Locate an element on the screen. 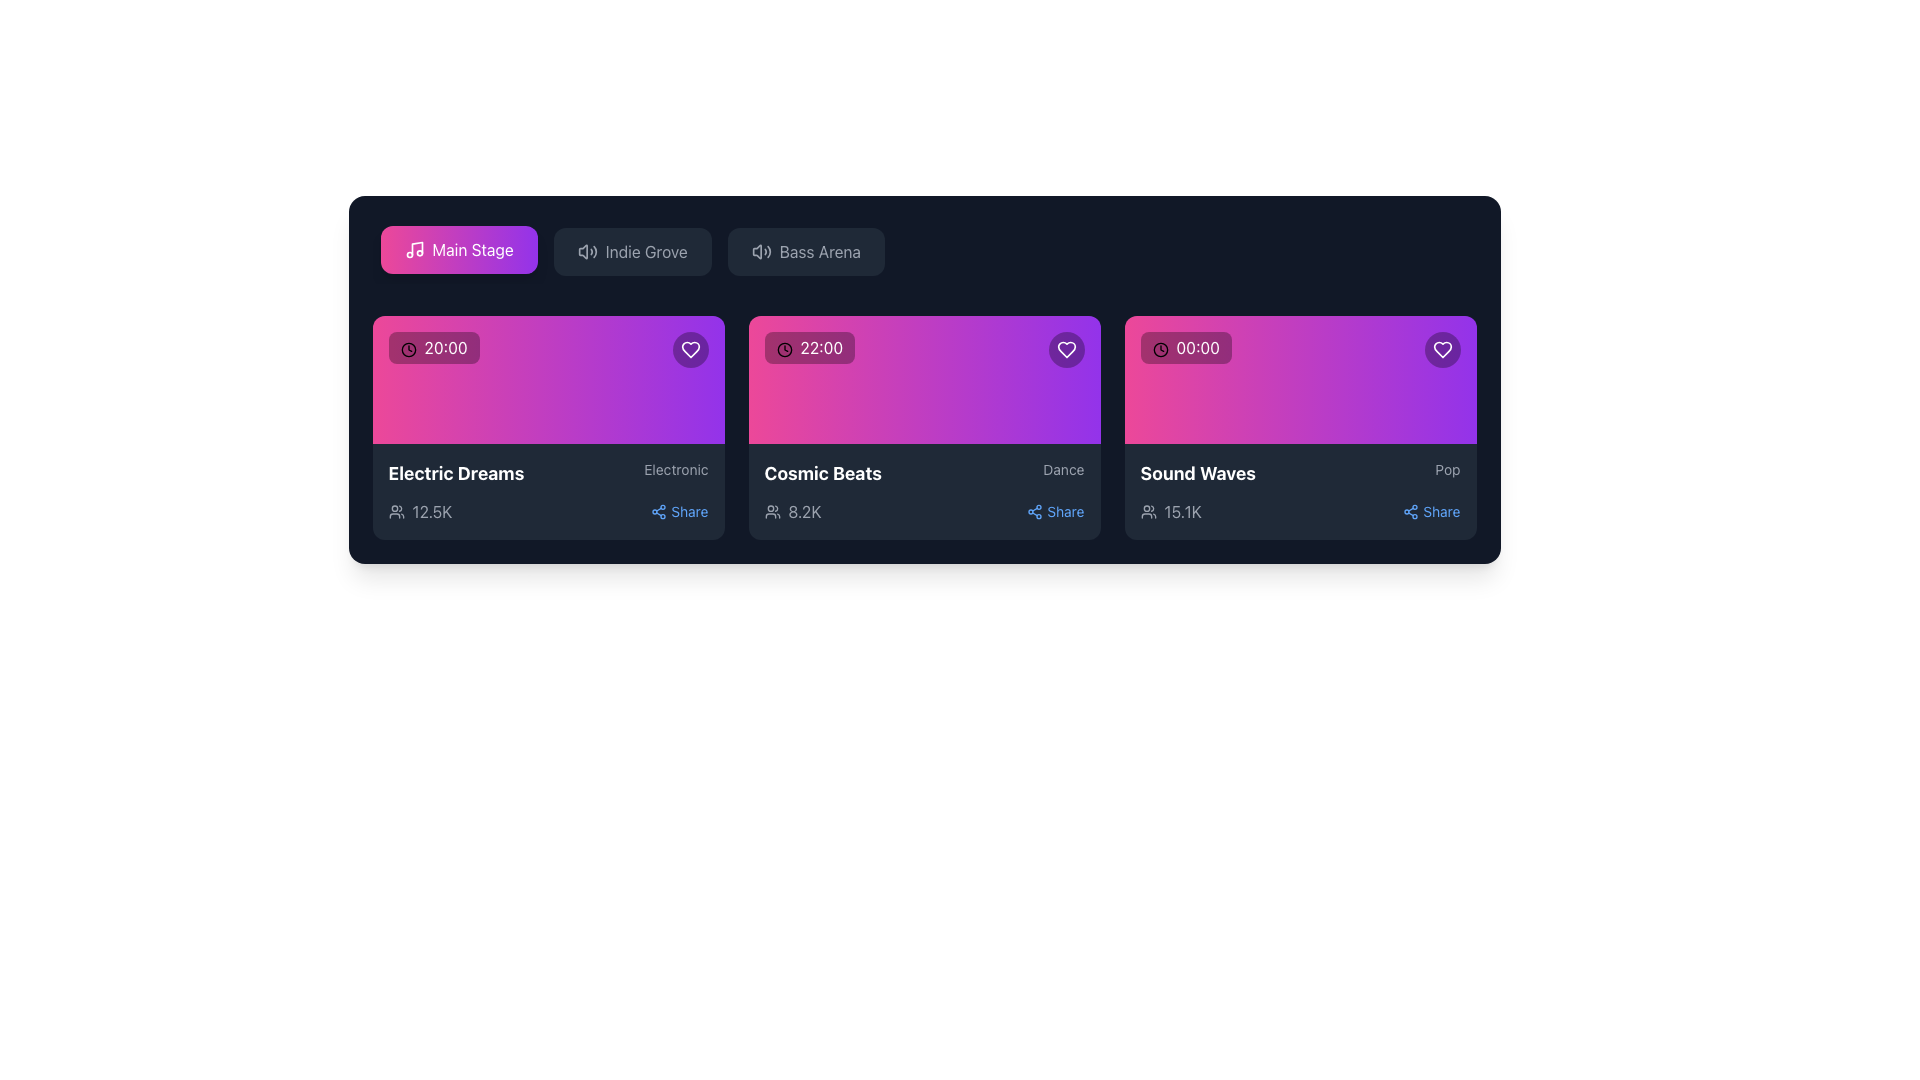 The width and height of the screenshot is (1920, 1080). the text label displaying 'Electric Dreams' in bold white font, located at the bottom-left side of the first card in a horizontal row is located at coordinates (455, 474).